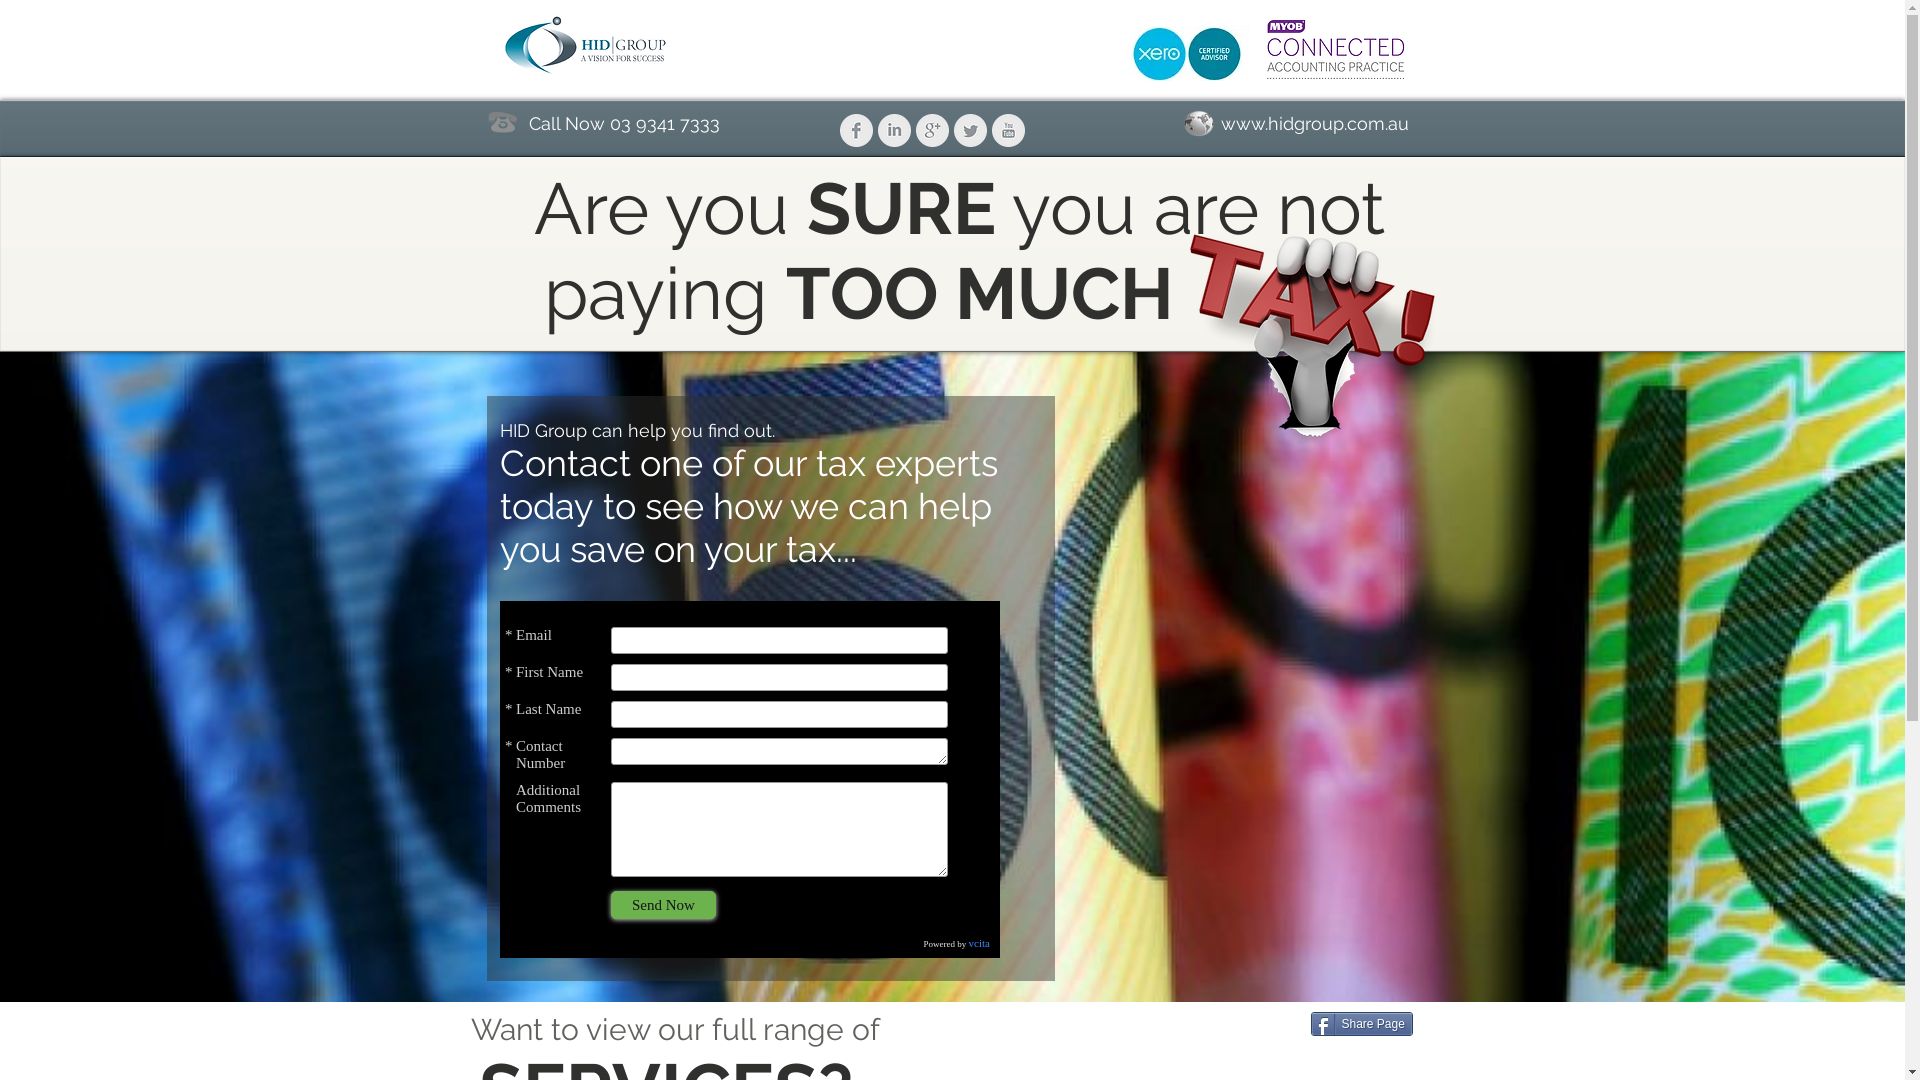  Describe the element at coordinates (585, 45) in the screenshot. I see `'HID-Logo-Landscape Lge.png'` at that location.